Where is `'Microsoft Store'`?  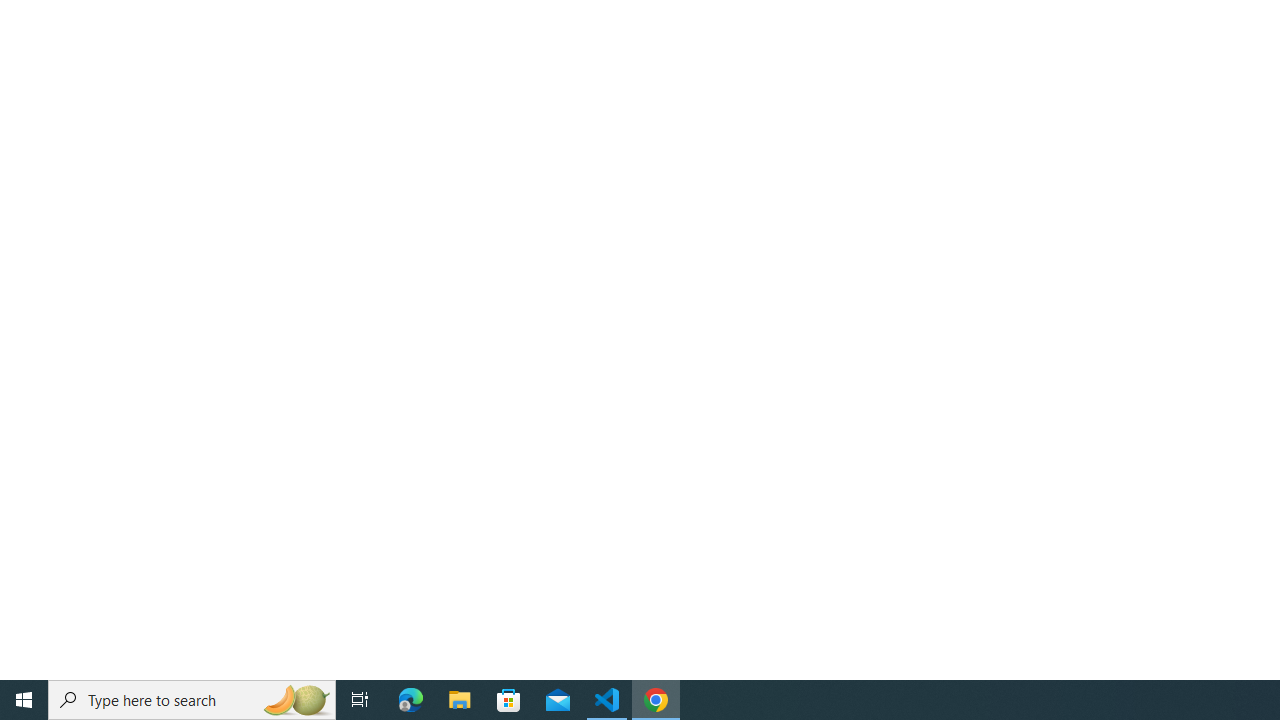
'Microsoft Store' is located at coordinates (509, 698).